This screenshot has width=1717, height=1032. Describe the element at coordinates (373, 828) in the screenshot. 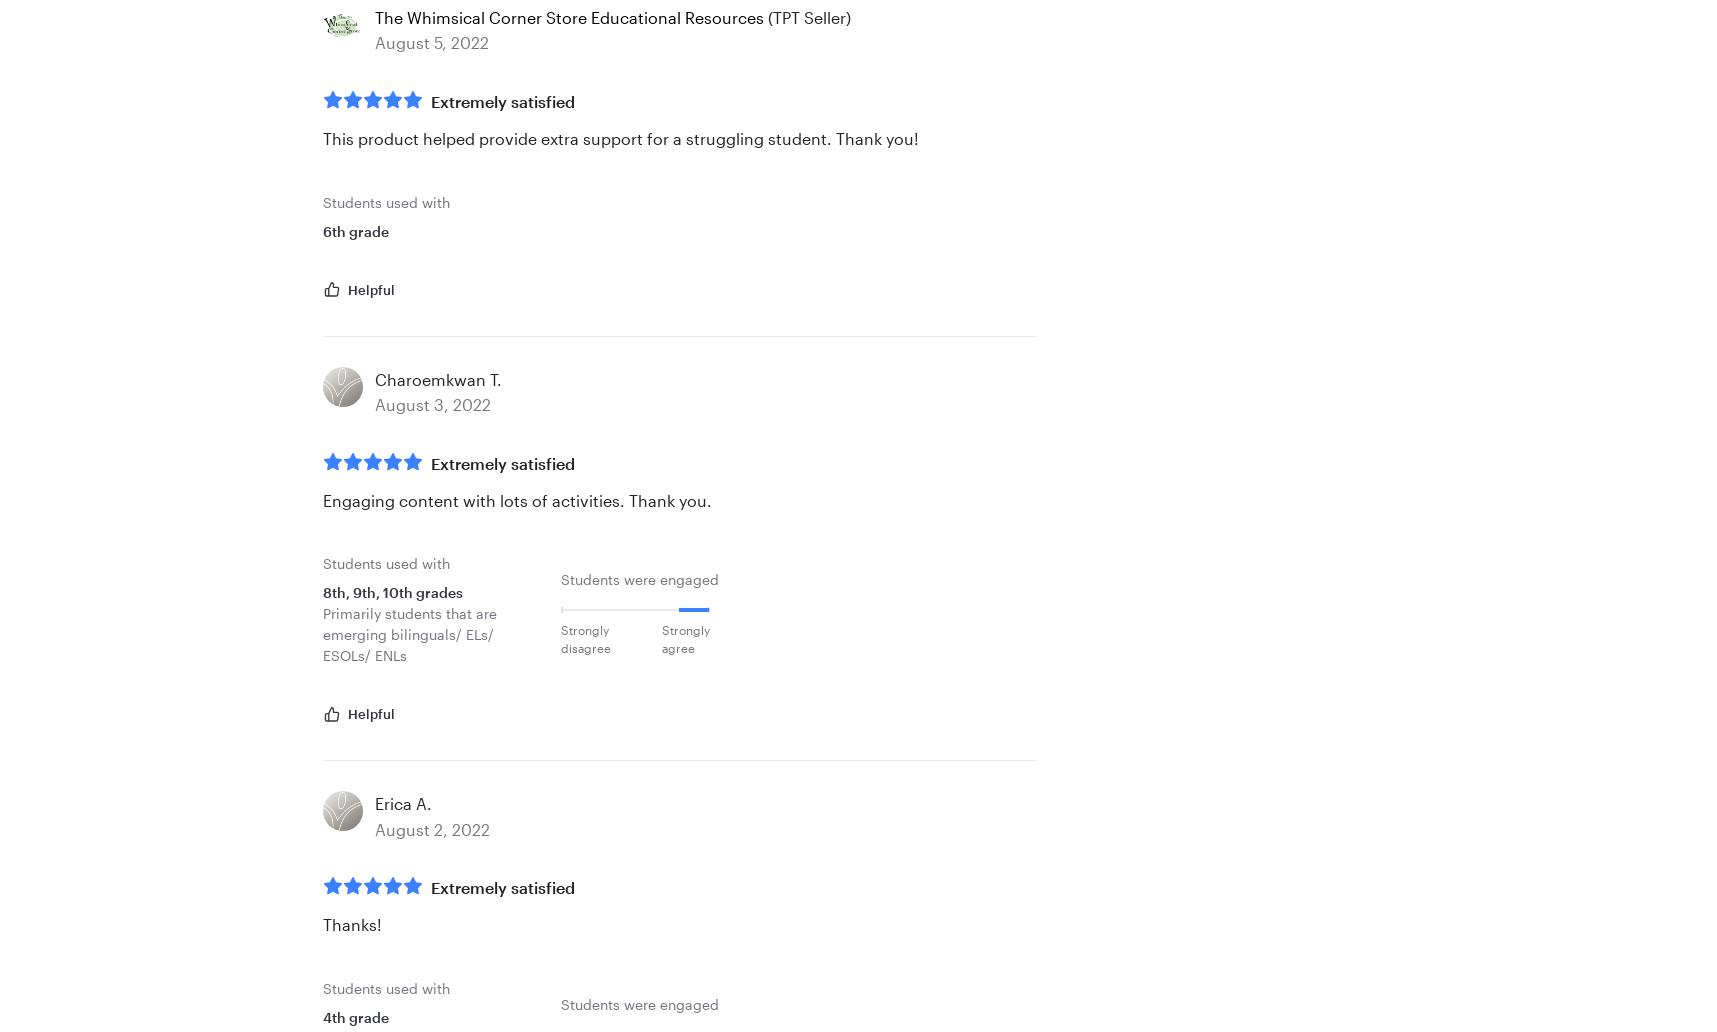

I see `'August 2, 2022'` at that location.